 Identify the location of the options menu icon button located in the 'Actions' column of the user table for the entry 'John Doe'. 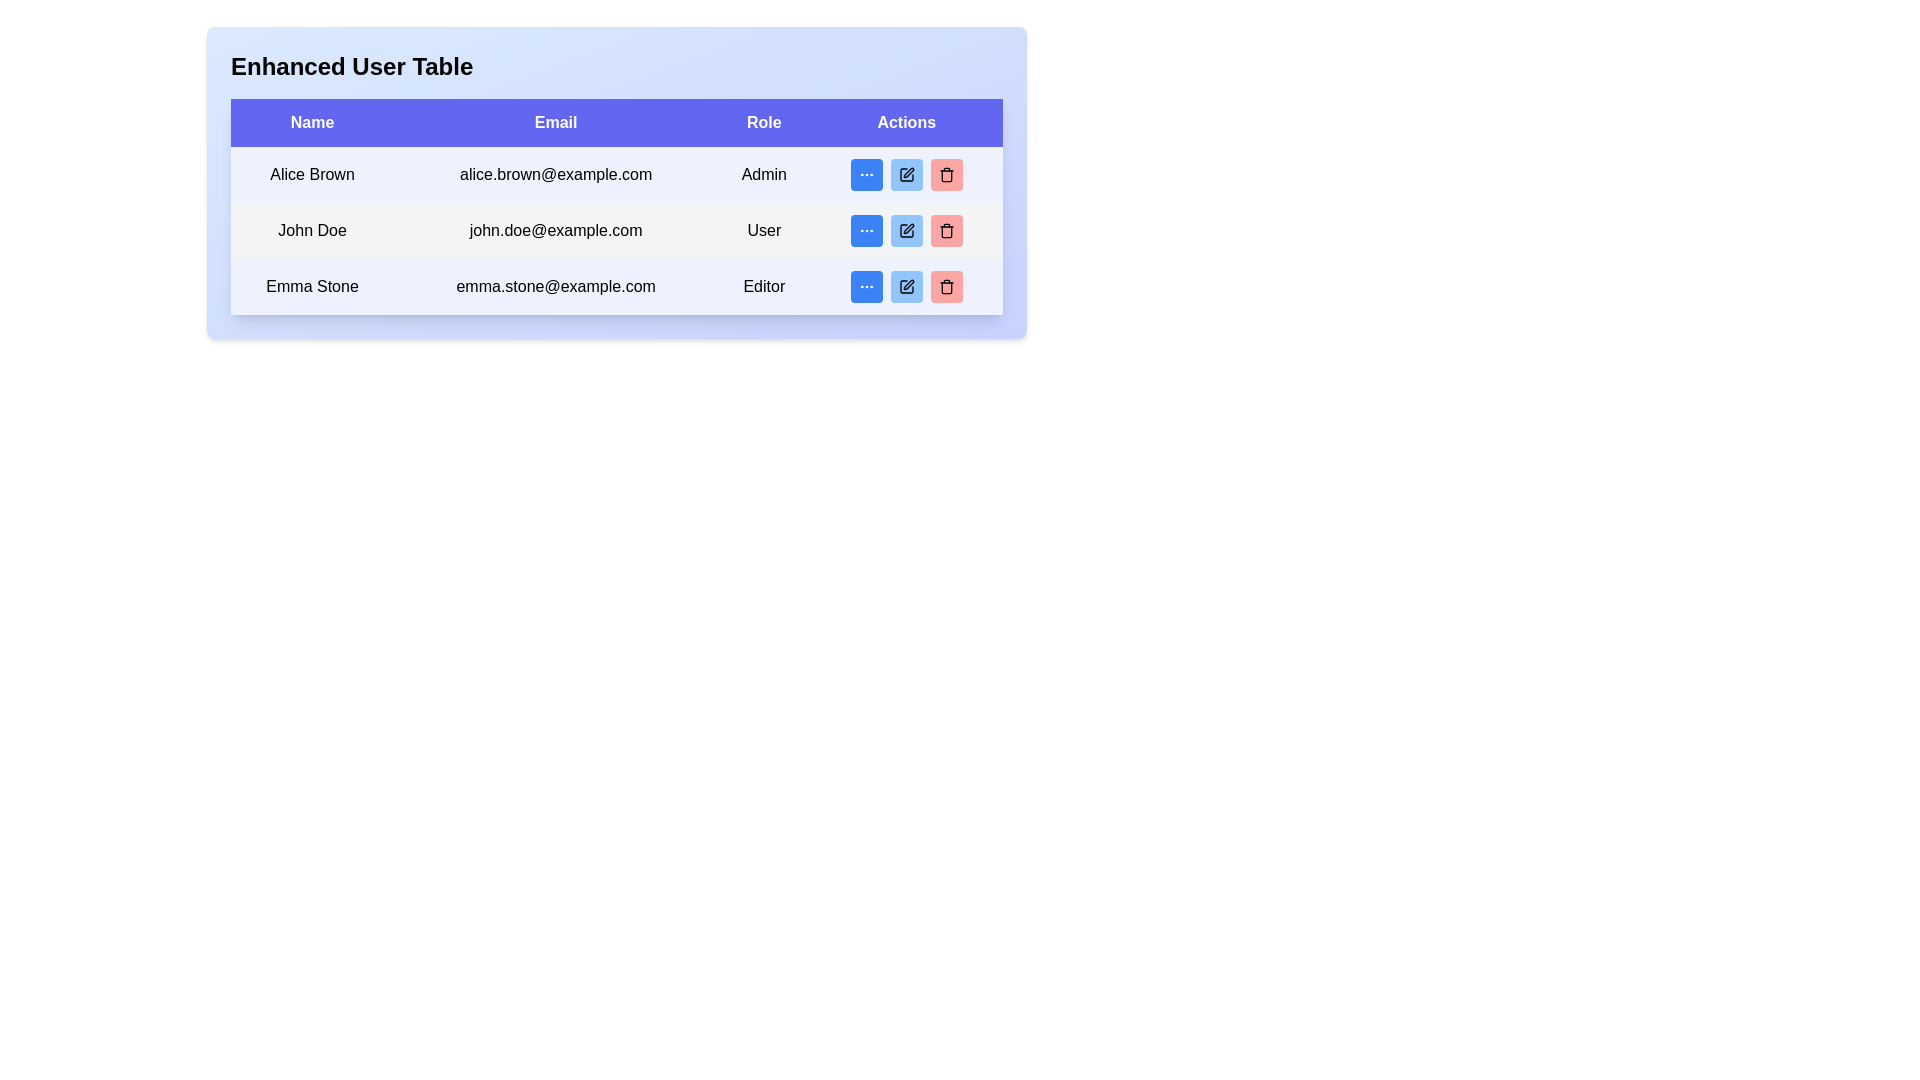
(866, 230).